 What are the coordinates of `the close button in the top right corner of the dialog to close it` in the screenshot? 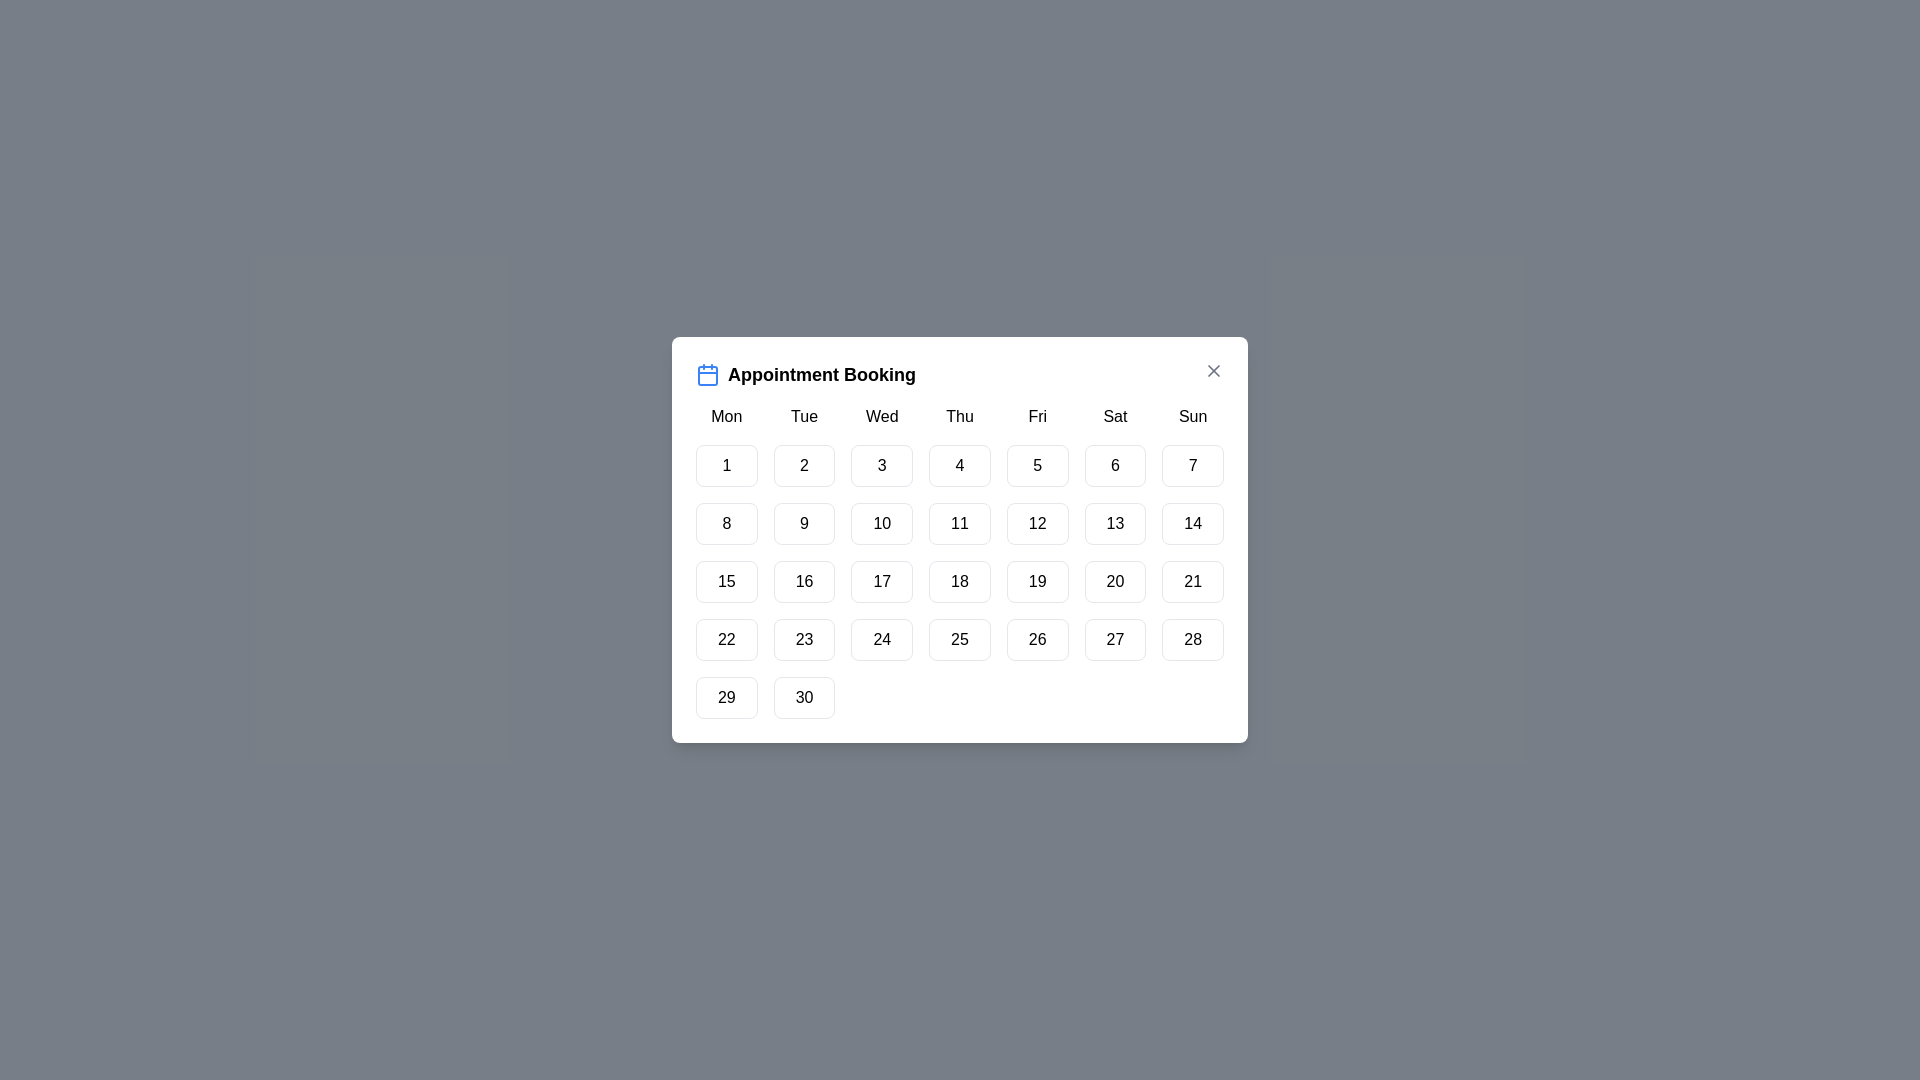 It's located at (1213, 370).